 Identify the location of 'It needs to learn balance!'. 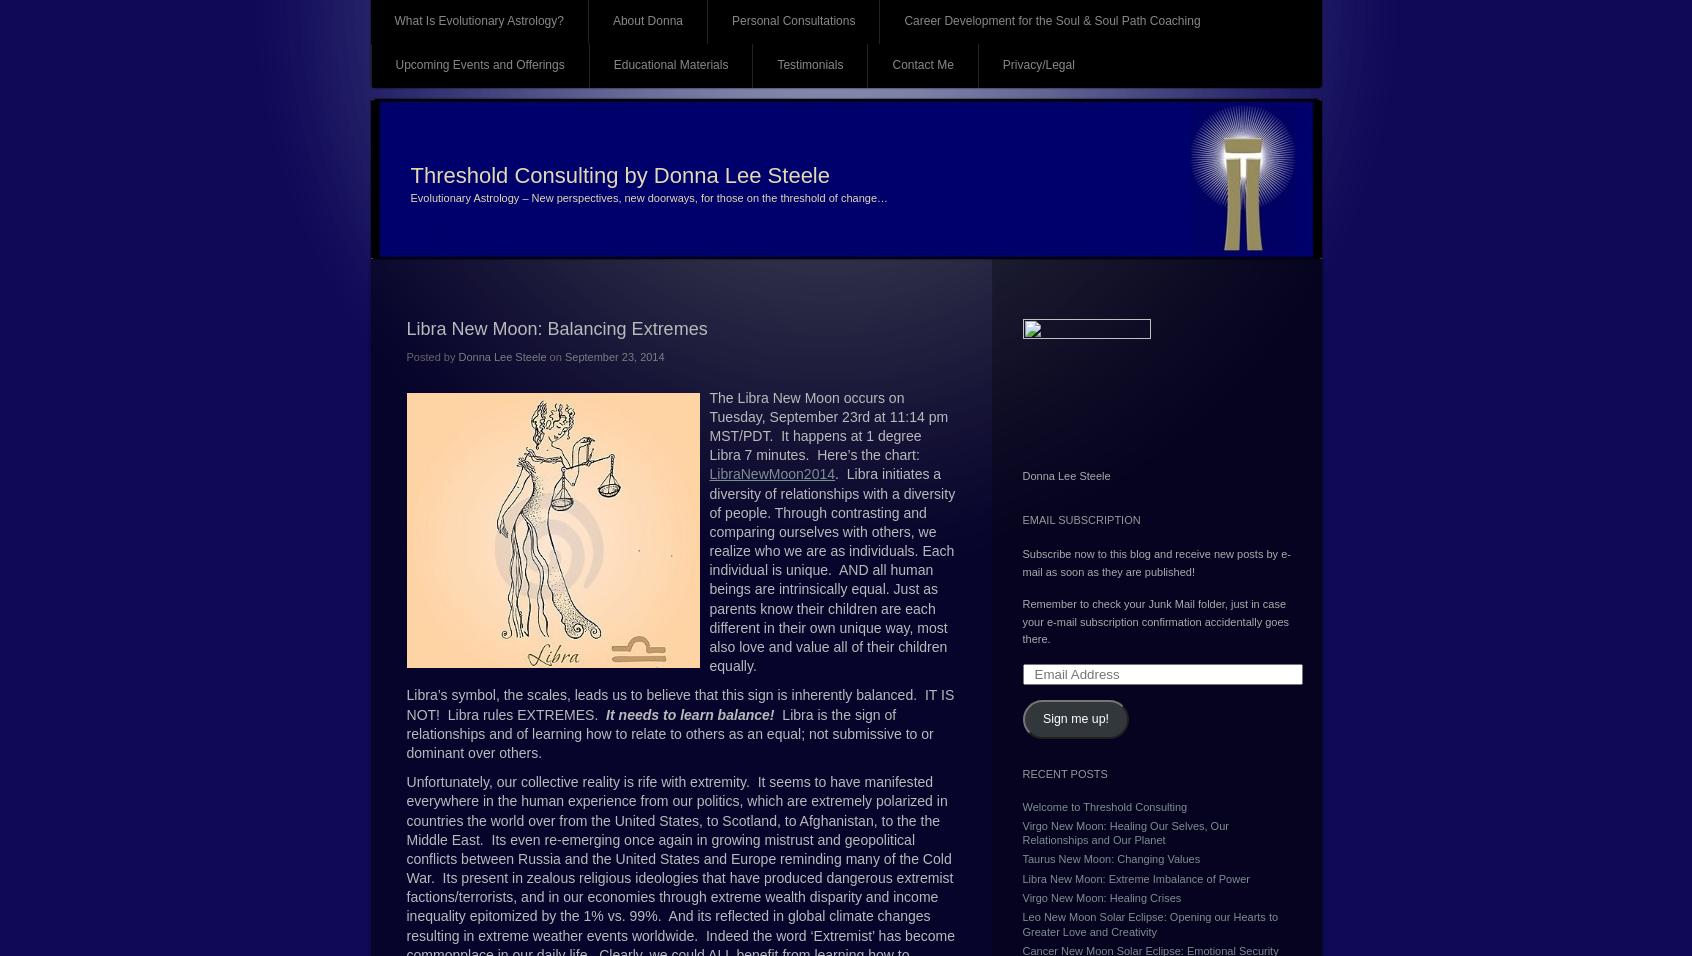
(689, 714).